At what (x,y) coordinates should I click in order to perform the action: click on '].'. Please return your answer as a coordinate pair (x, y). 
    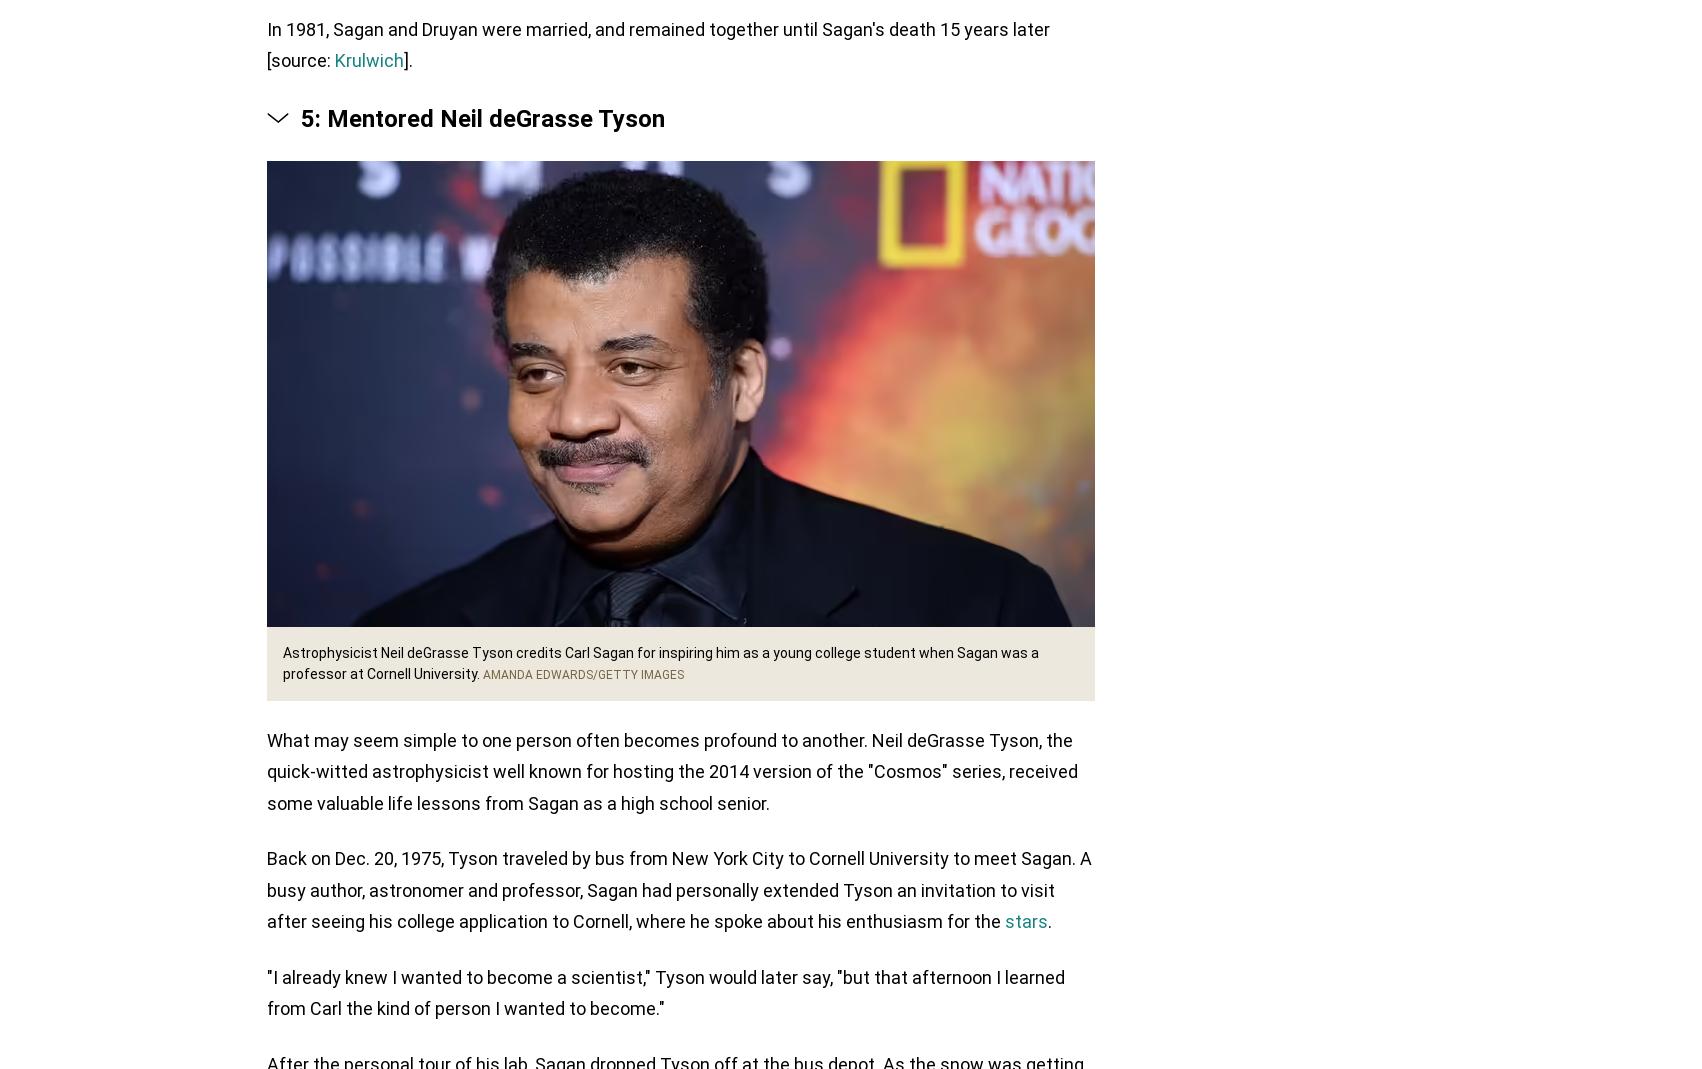
    Looking at the image, I should click on (408, 61).